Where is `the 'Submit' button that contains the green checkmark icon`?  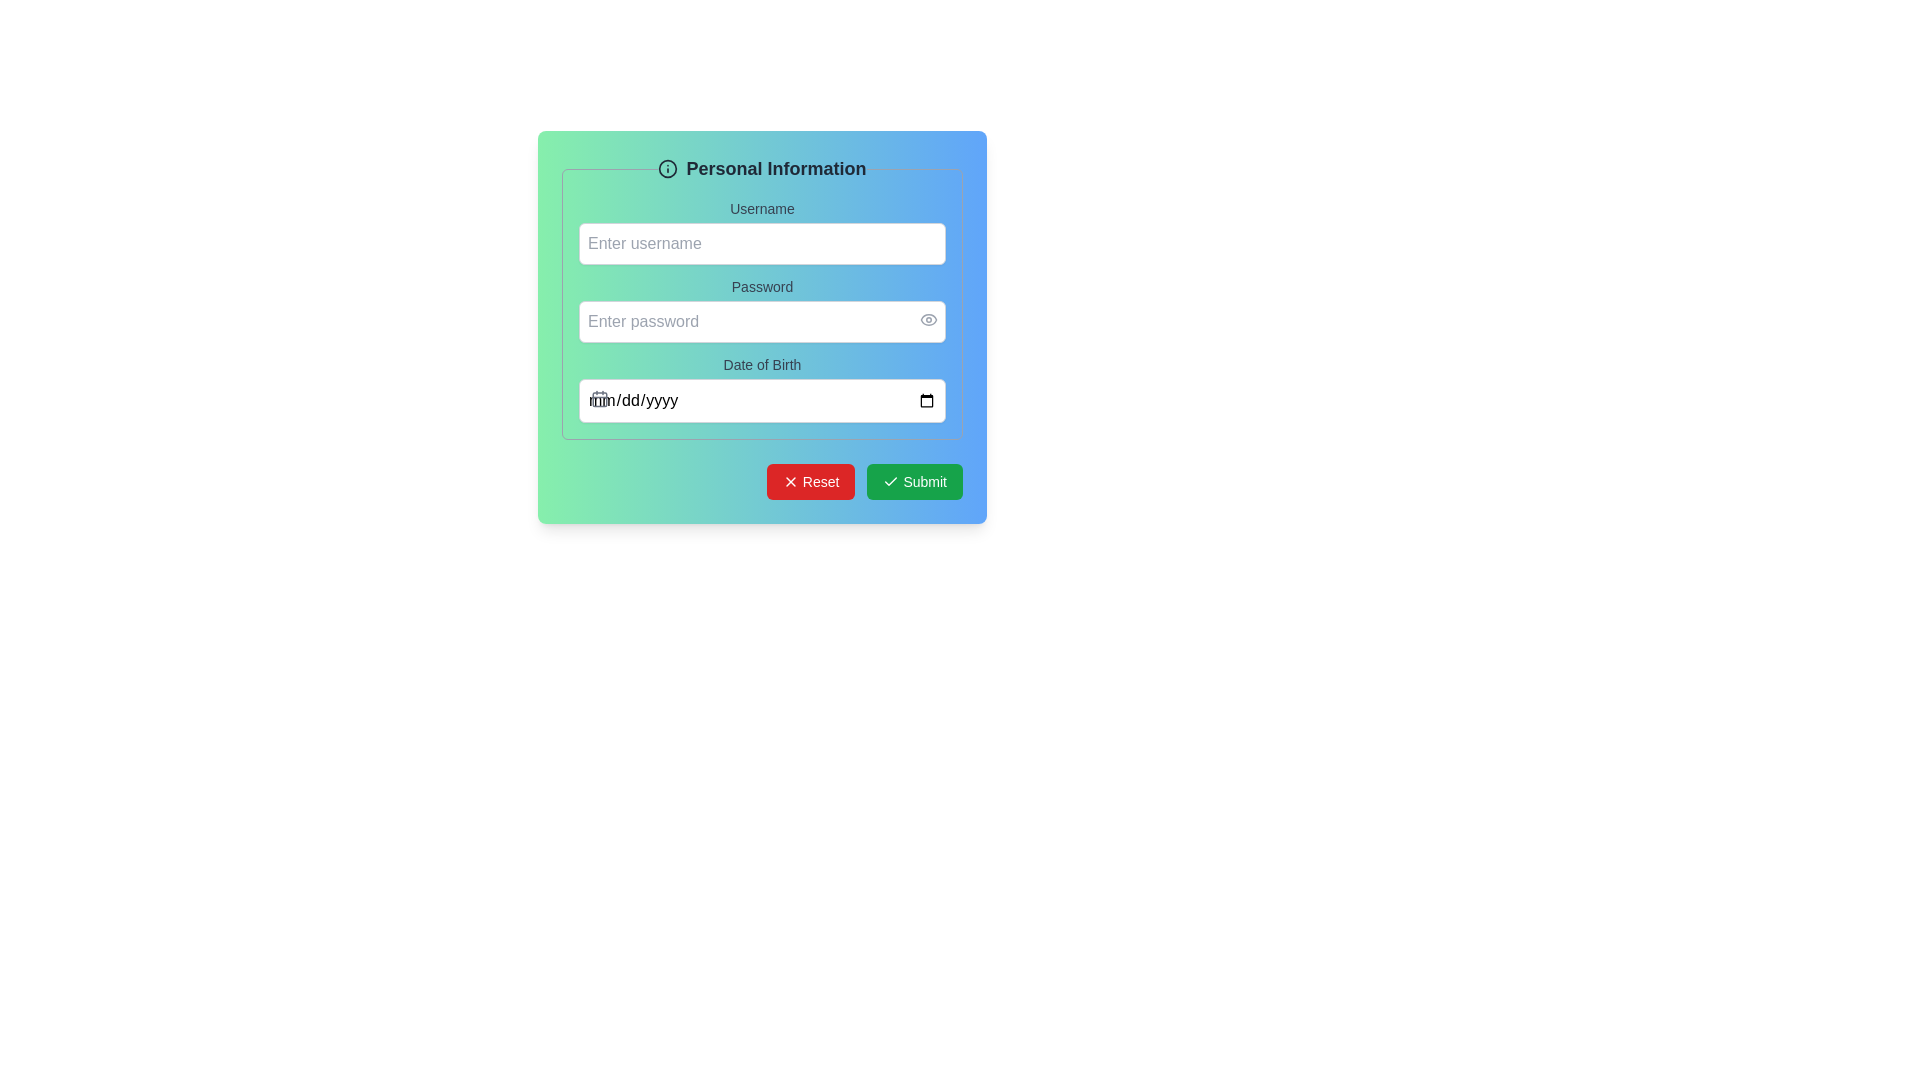 the 'Submit' button that contains the green checkmark icon is located at coordinates (890, 482).